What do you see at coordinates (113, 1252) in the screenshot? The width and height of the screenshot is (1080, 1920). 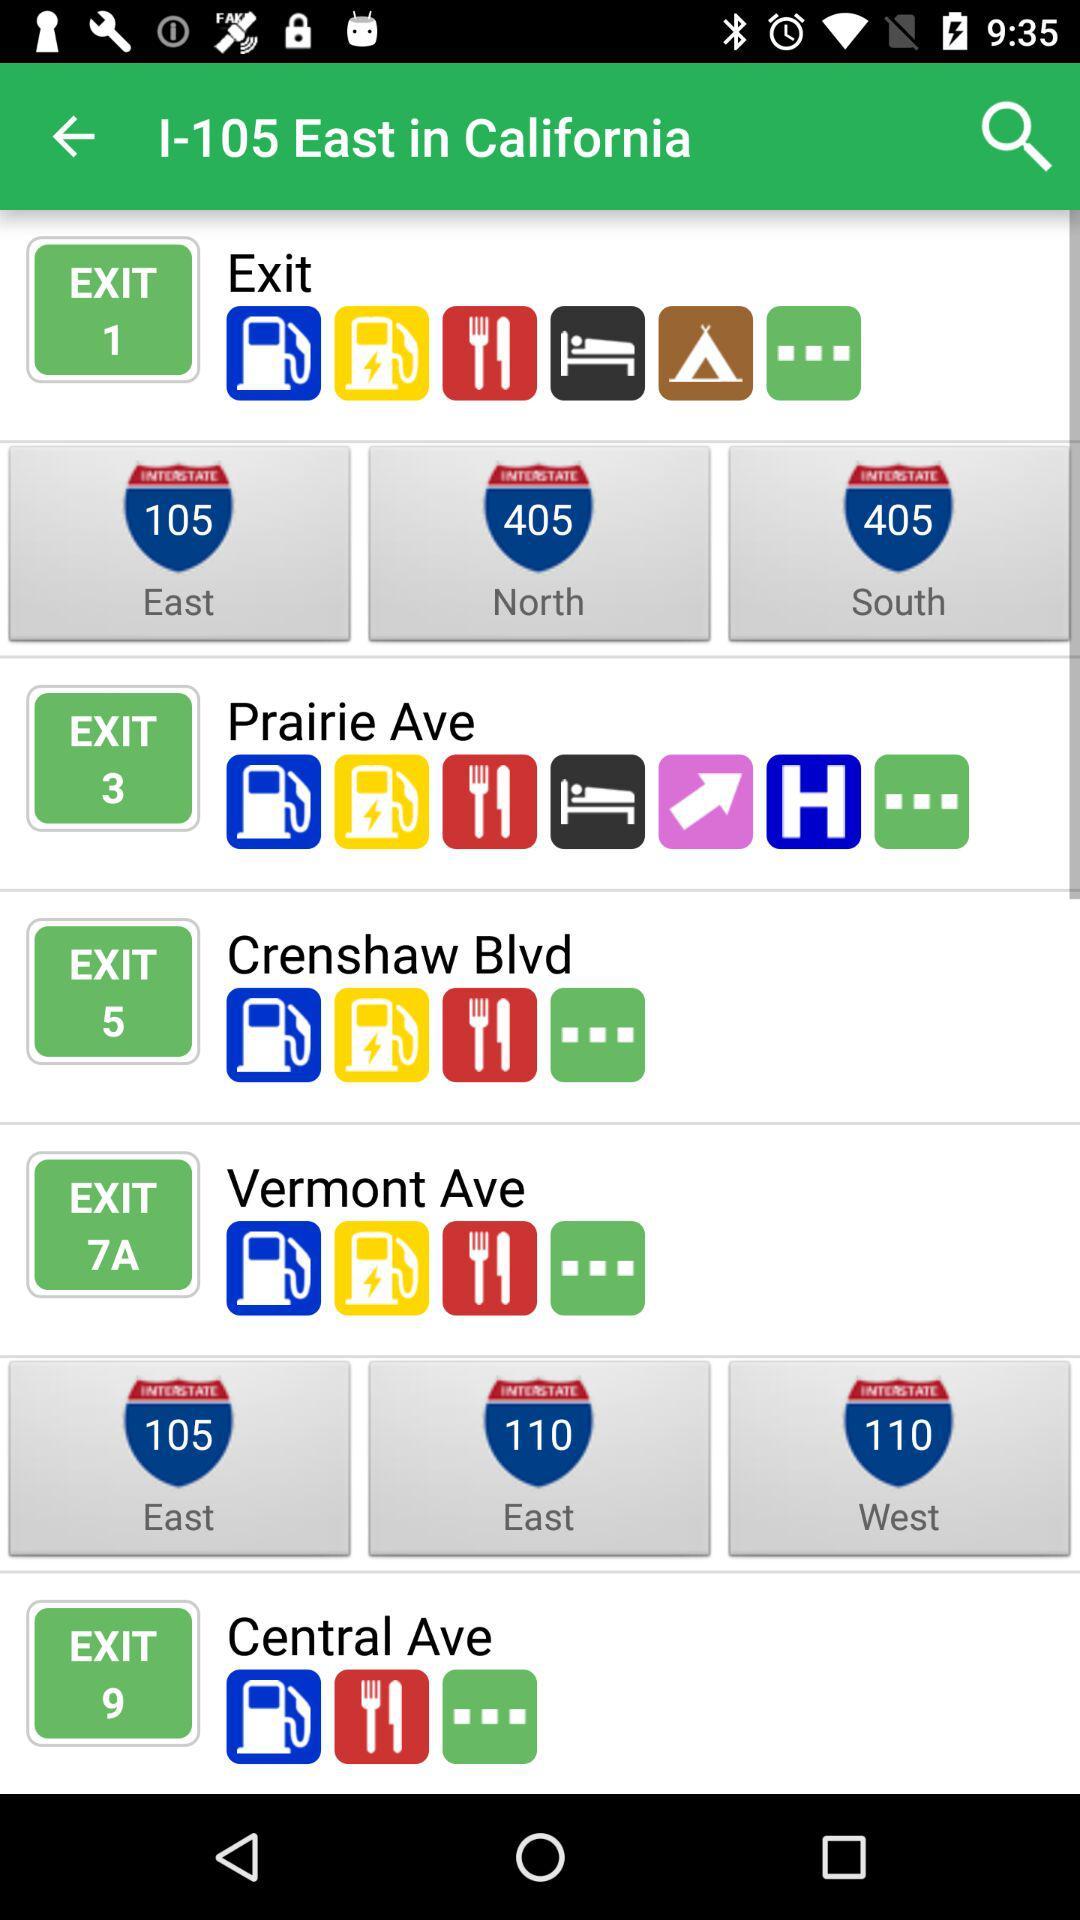 I see `item below exit item` at bounding box center [113, 1252].